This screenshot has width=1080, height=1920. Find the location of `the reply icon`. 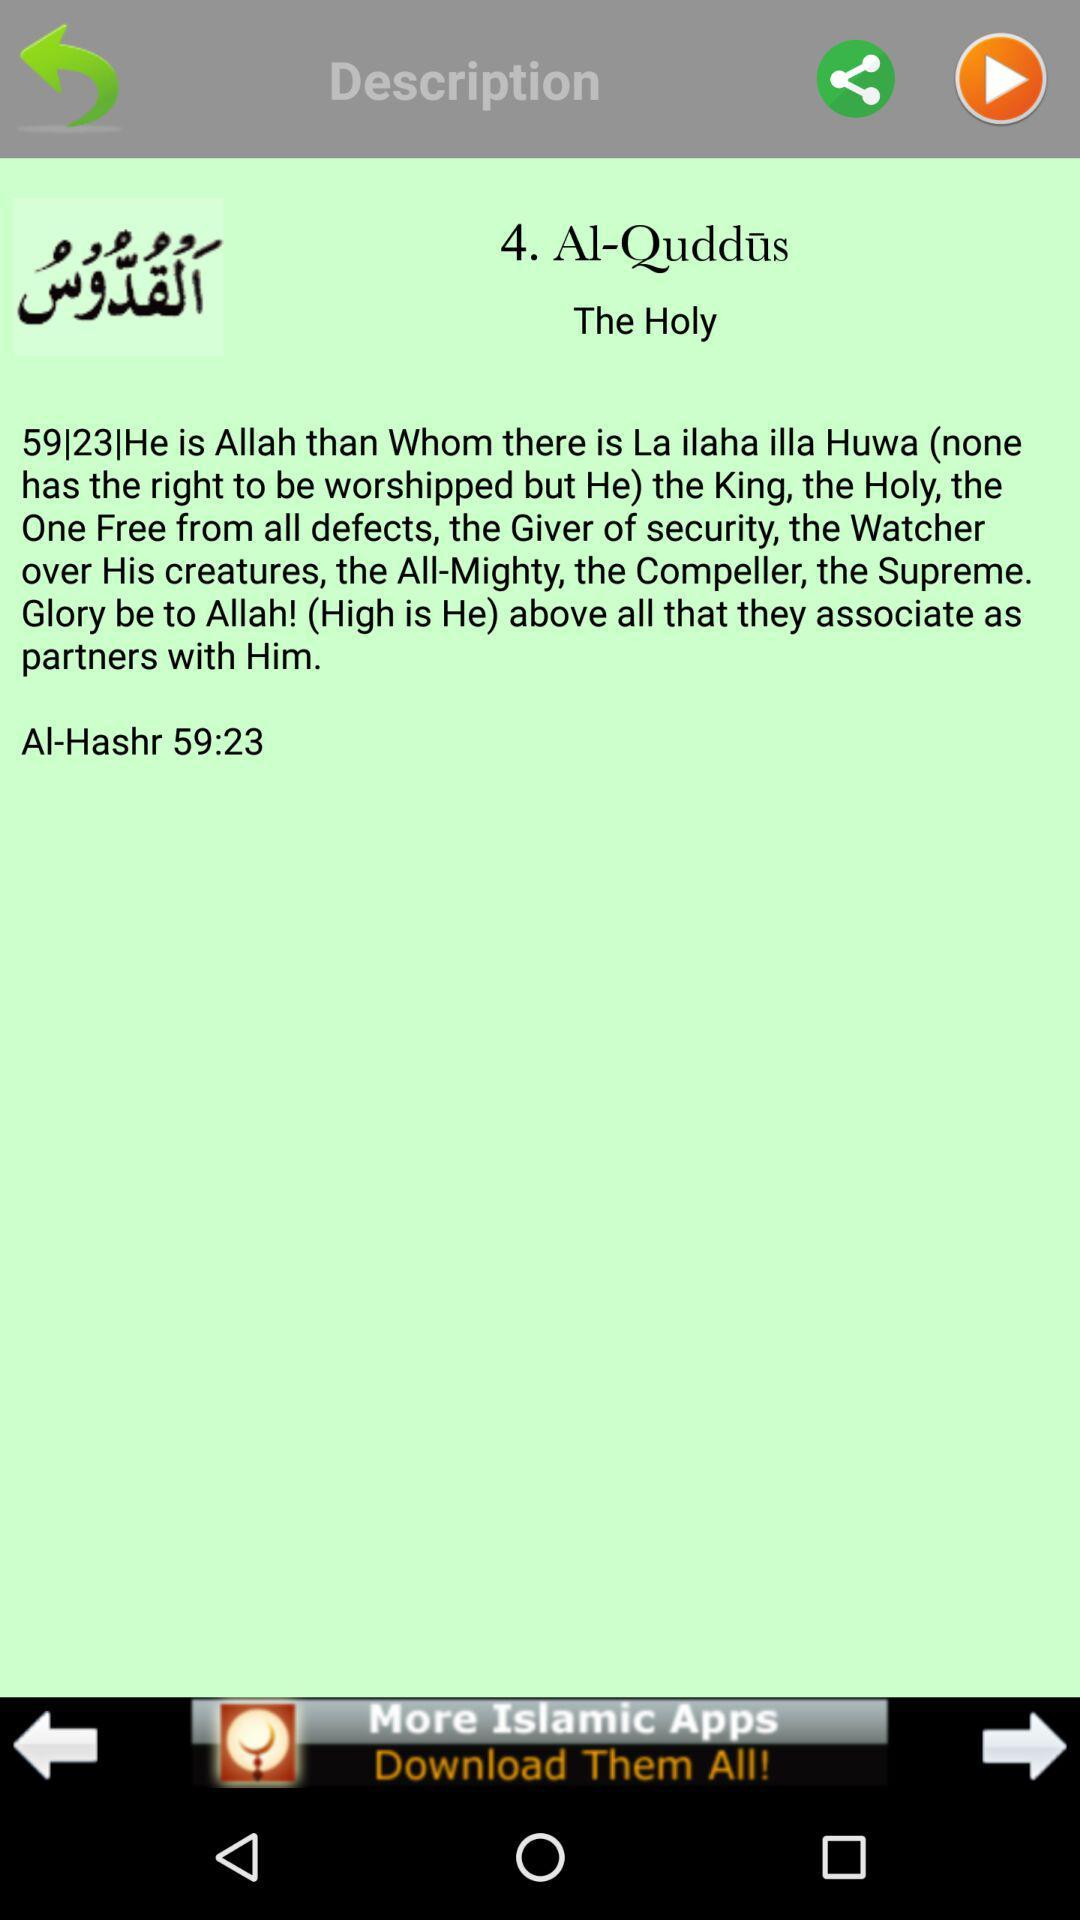

the reply icon is located at coordinates (68, 83).